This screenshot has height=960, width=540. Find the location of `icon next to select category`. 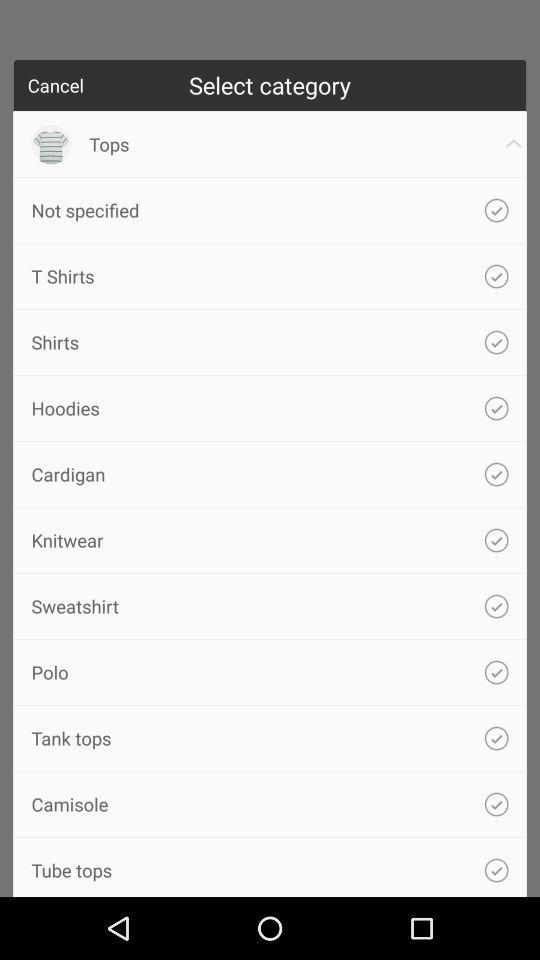

icon next to select category is located at coordinates (55, 85).